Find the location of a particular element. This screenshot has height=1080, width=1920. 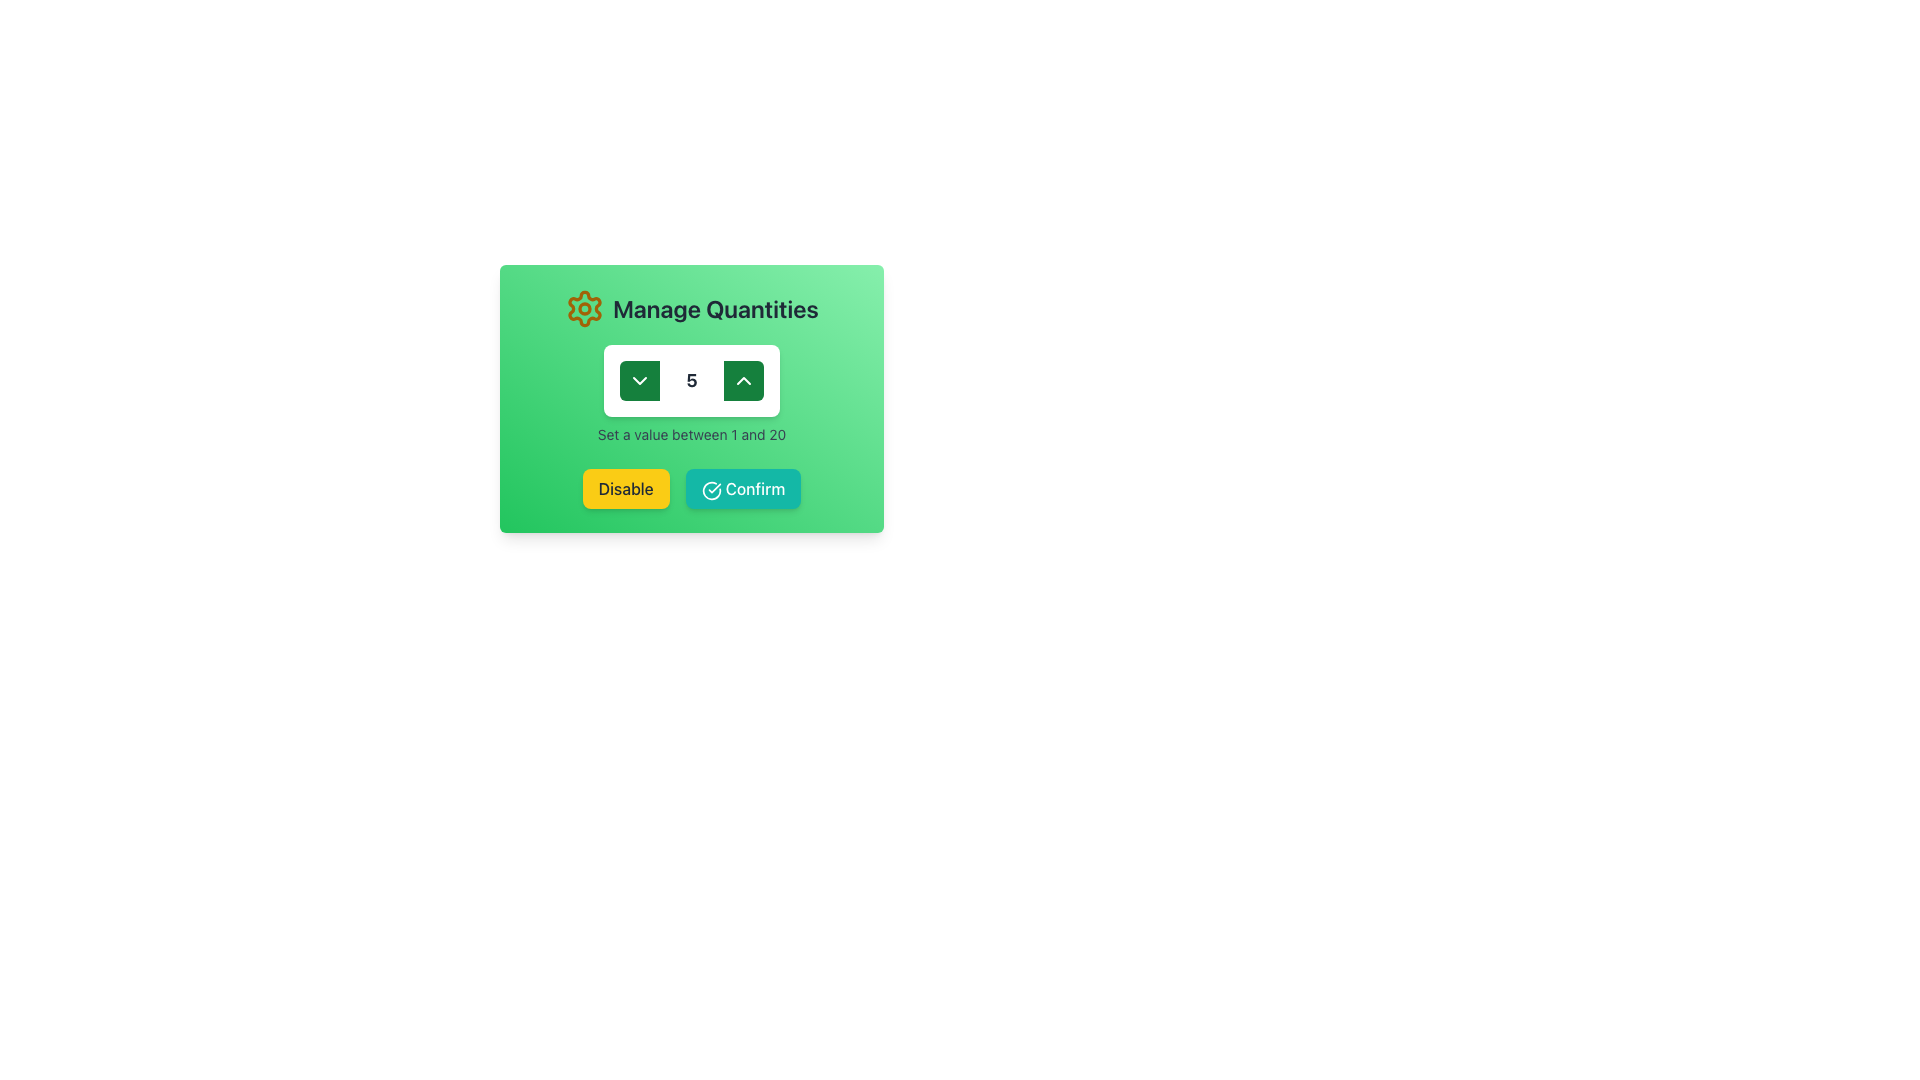

the text label that reads 'Set a value between 1 and 20', which is displayed in gray below the input field and button group in the card-like interface is located at coordinates (691, 434).